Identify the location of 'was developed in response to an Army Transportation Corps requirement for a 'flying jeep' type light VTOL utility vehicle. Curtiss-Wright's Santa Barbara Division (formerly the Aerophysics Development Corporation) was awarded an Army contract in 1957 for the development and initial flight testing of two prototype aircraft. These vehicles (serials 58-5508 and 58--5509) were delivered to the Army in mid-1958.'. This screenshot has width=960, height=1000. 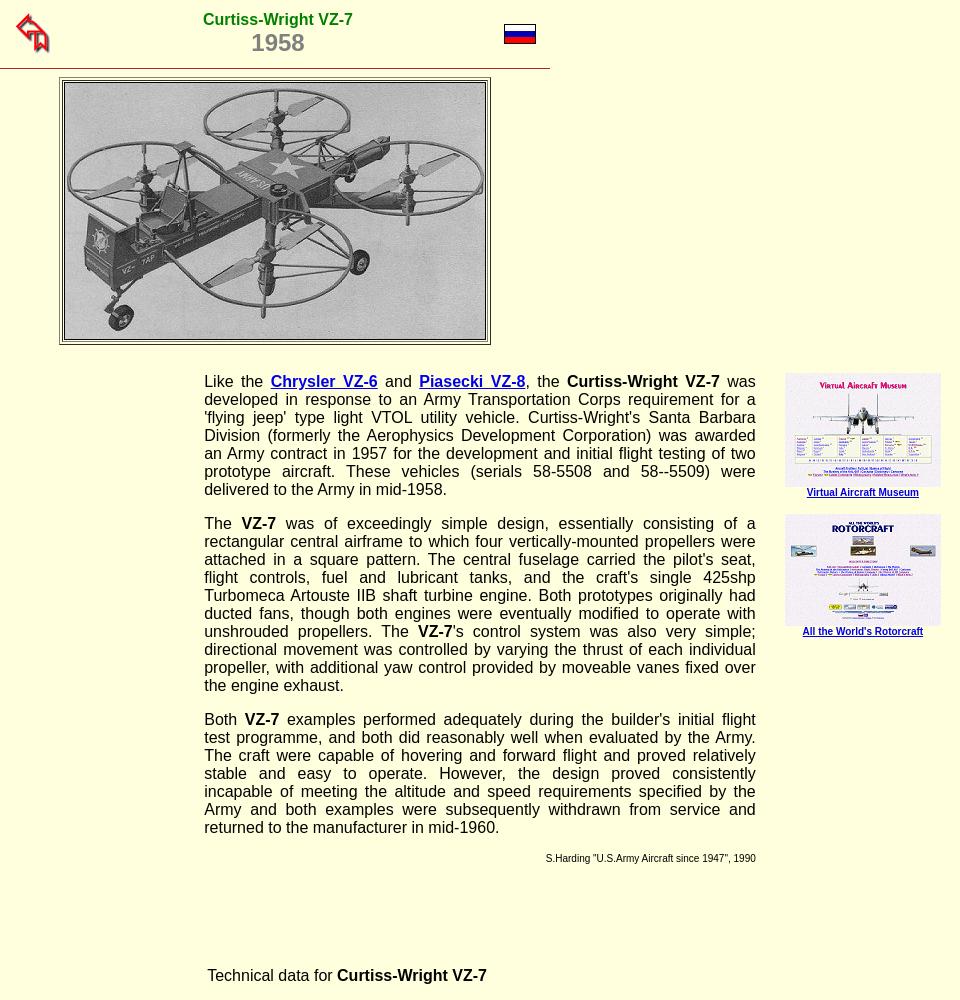
(204, 435).